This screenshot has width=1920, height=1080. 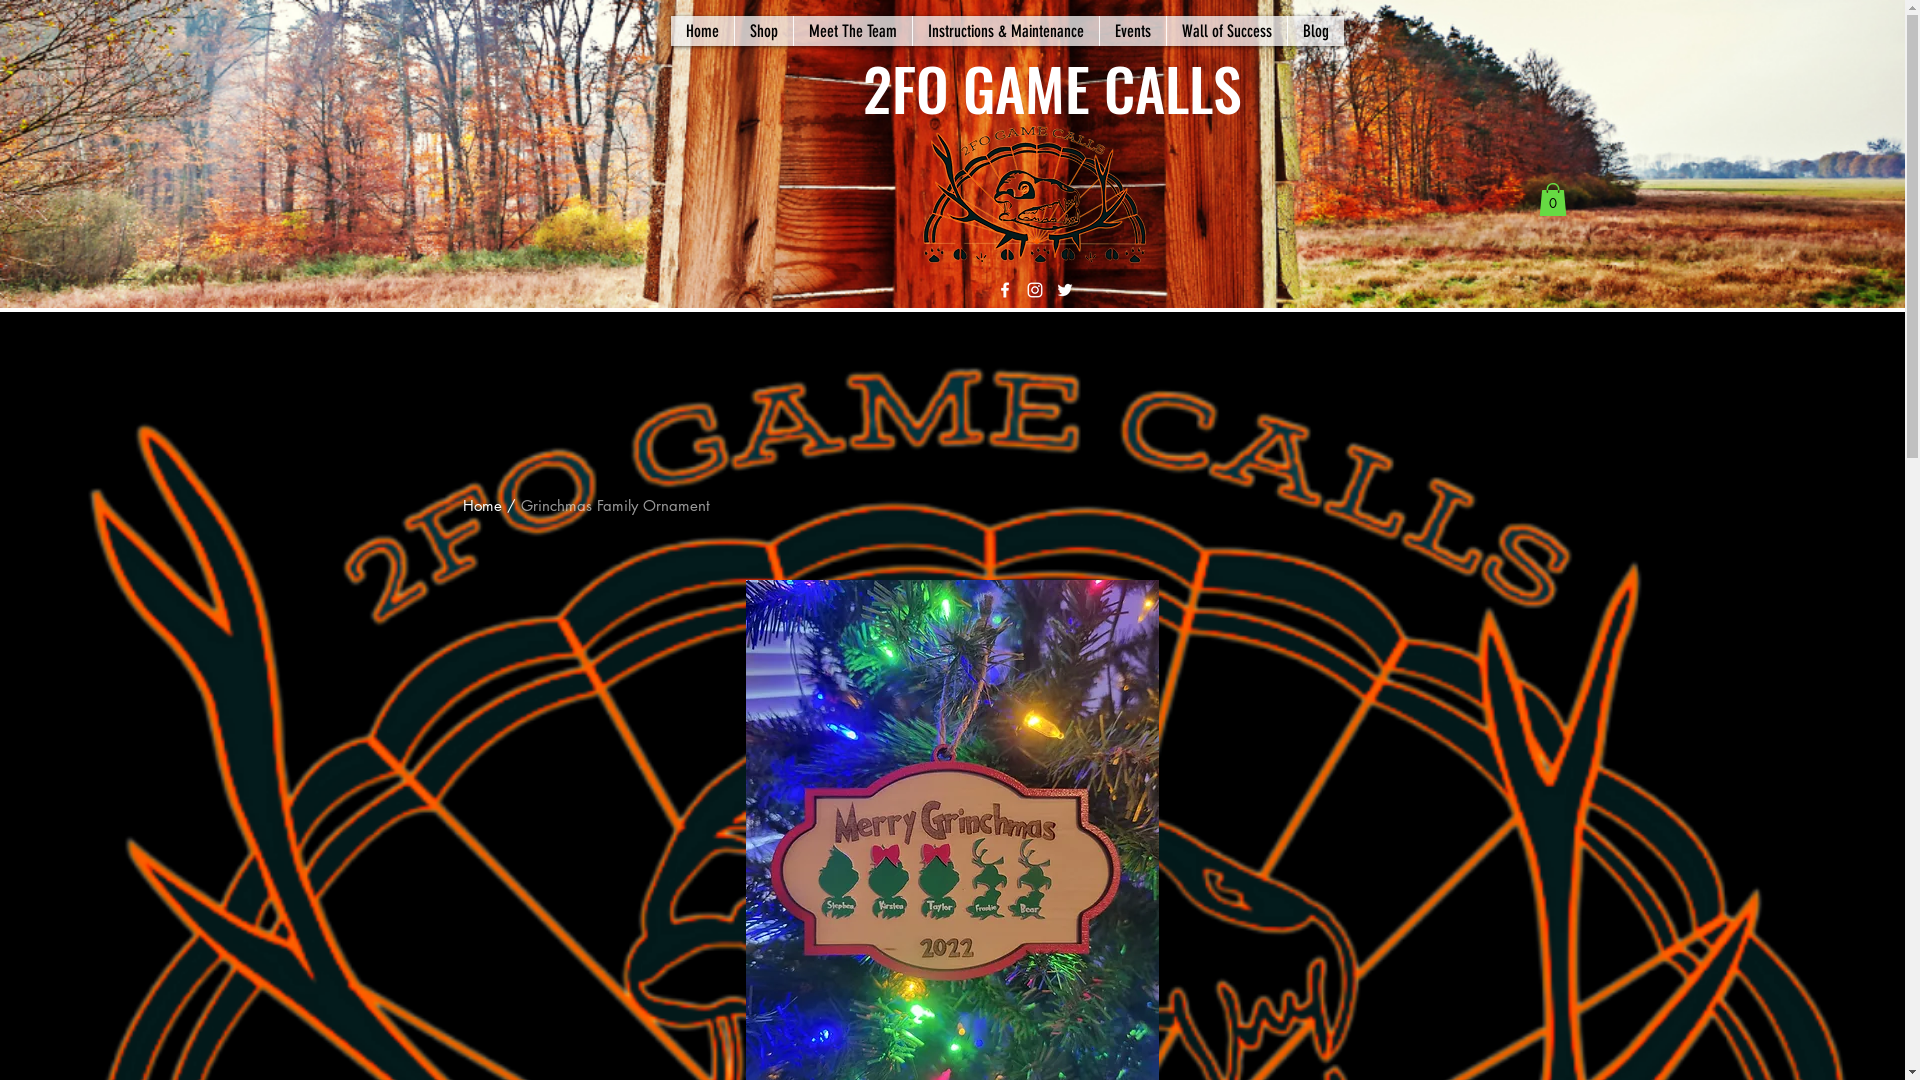 What do you see at coordinates (481, 504) in the screenshot?
I see `'Home'` at bounding box center [481, 504].